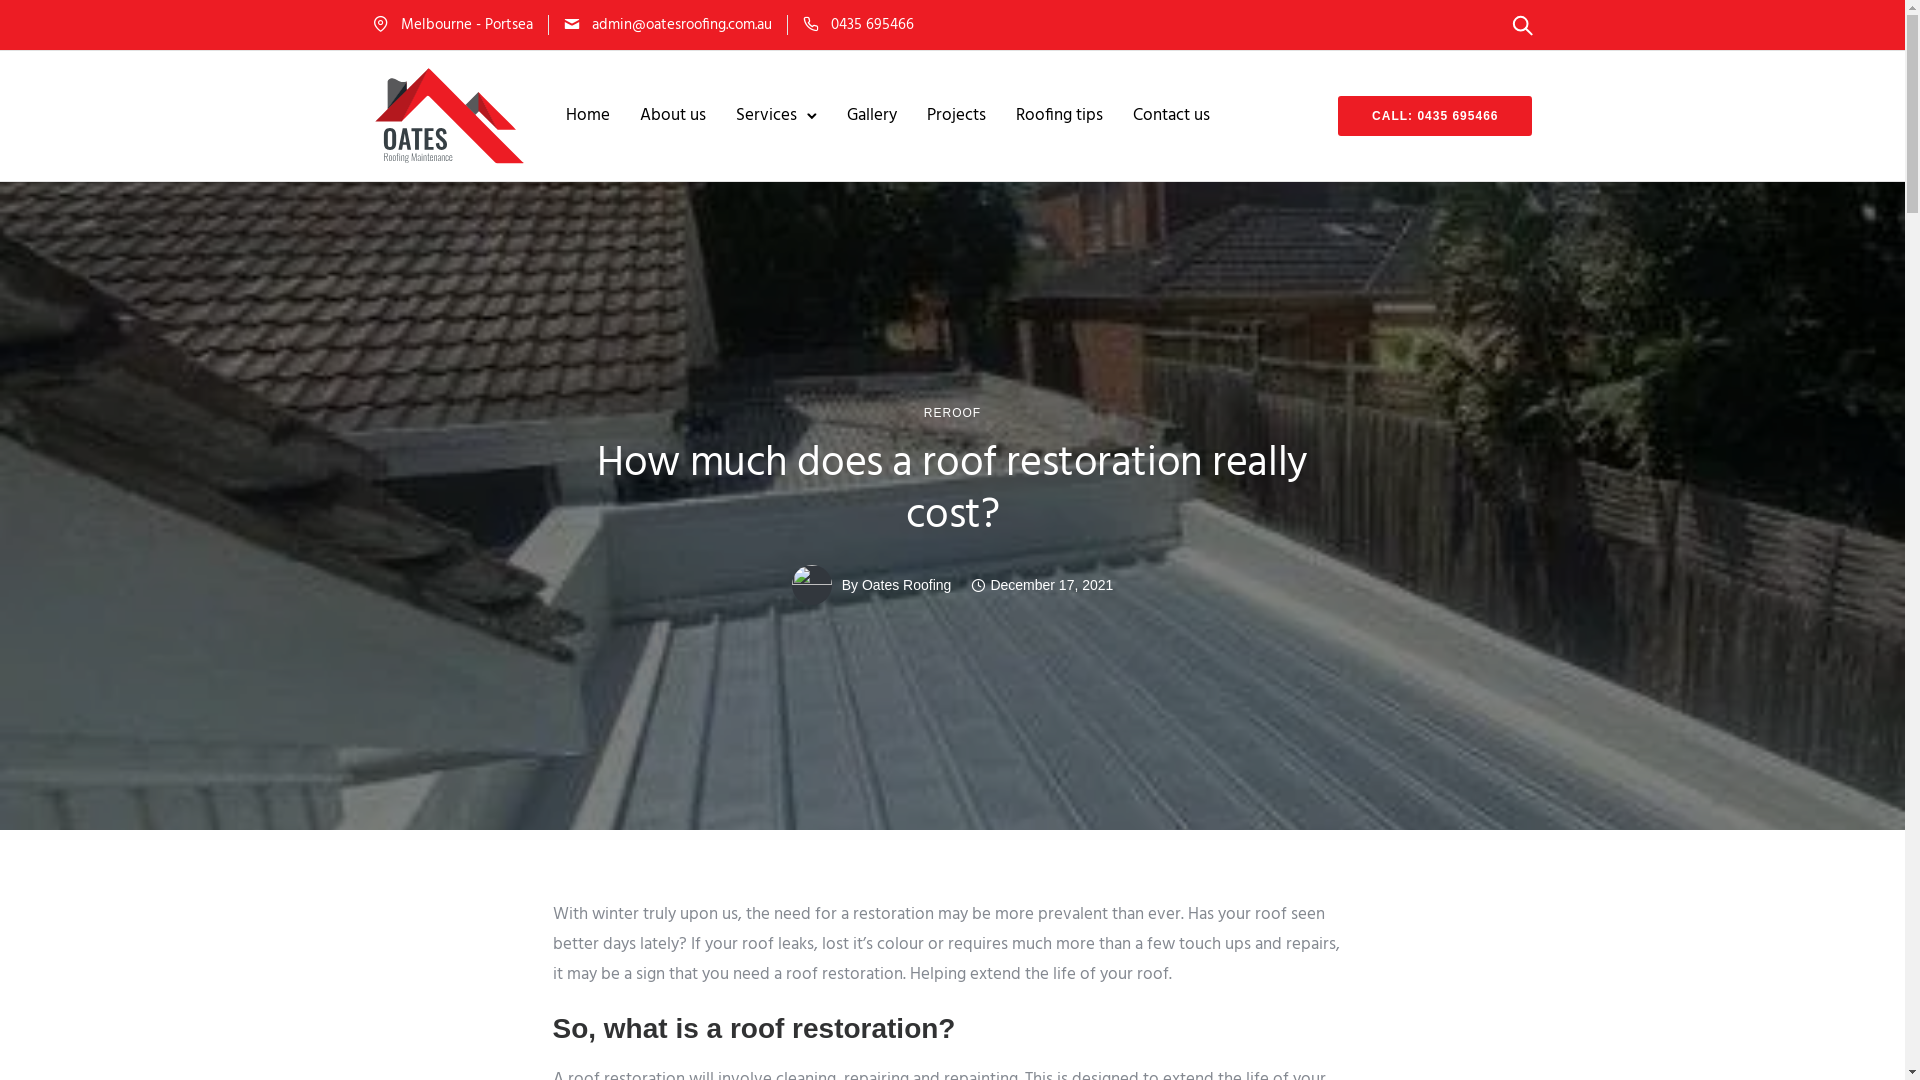 This screenshot has height=1080, width=1920. I want to click on '0435 695466', so click(871, 23).